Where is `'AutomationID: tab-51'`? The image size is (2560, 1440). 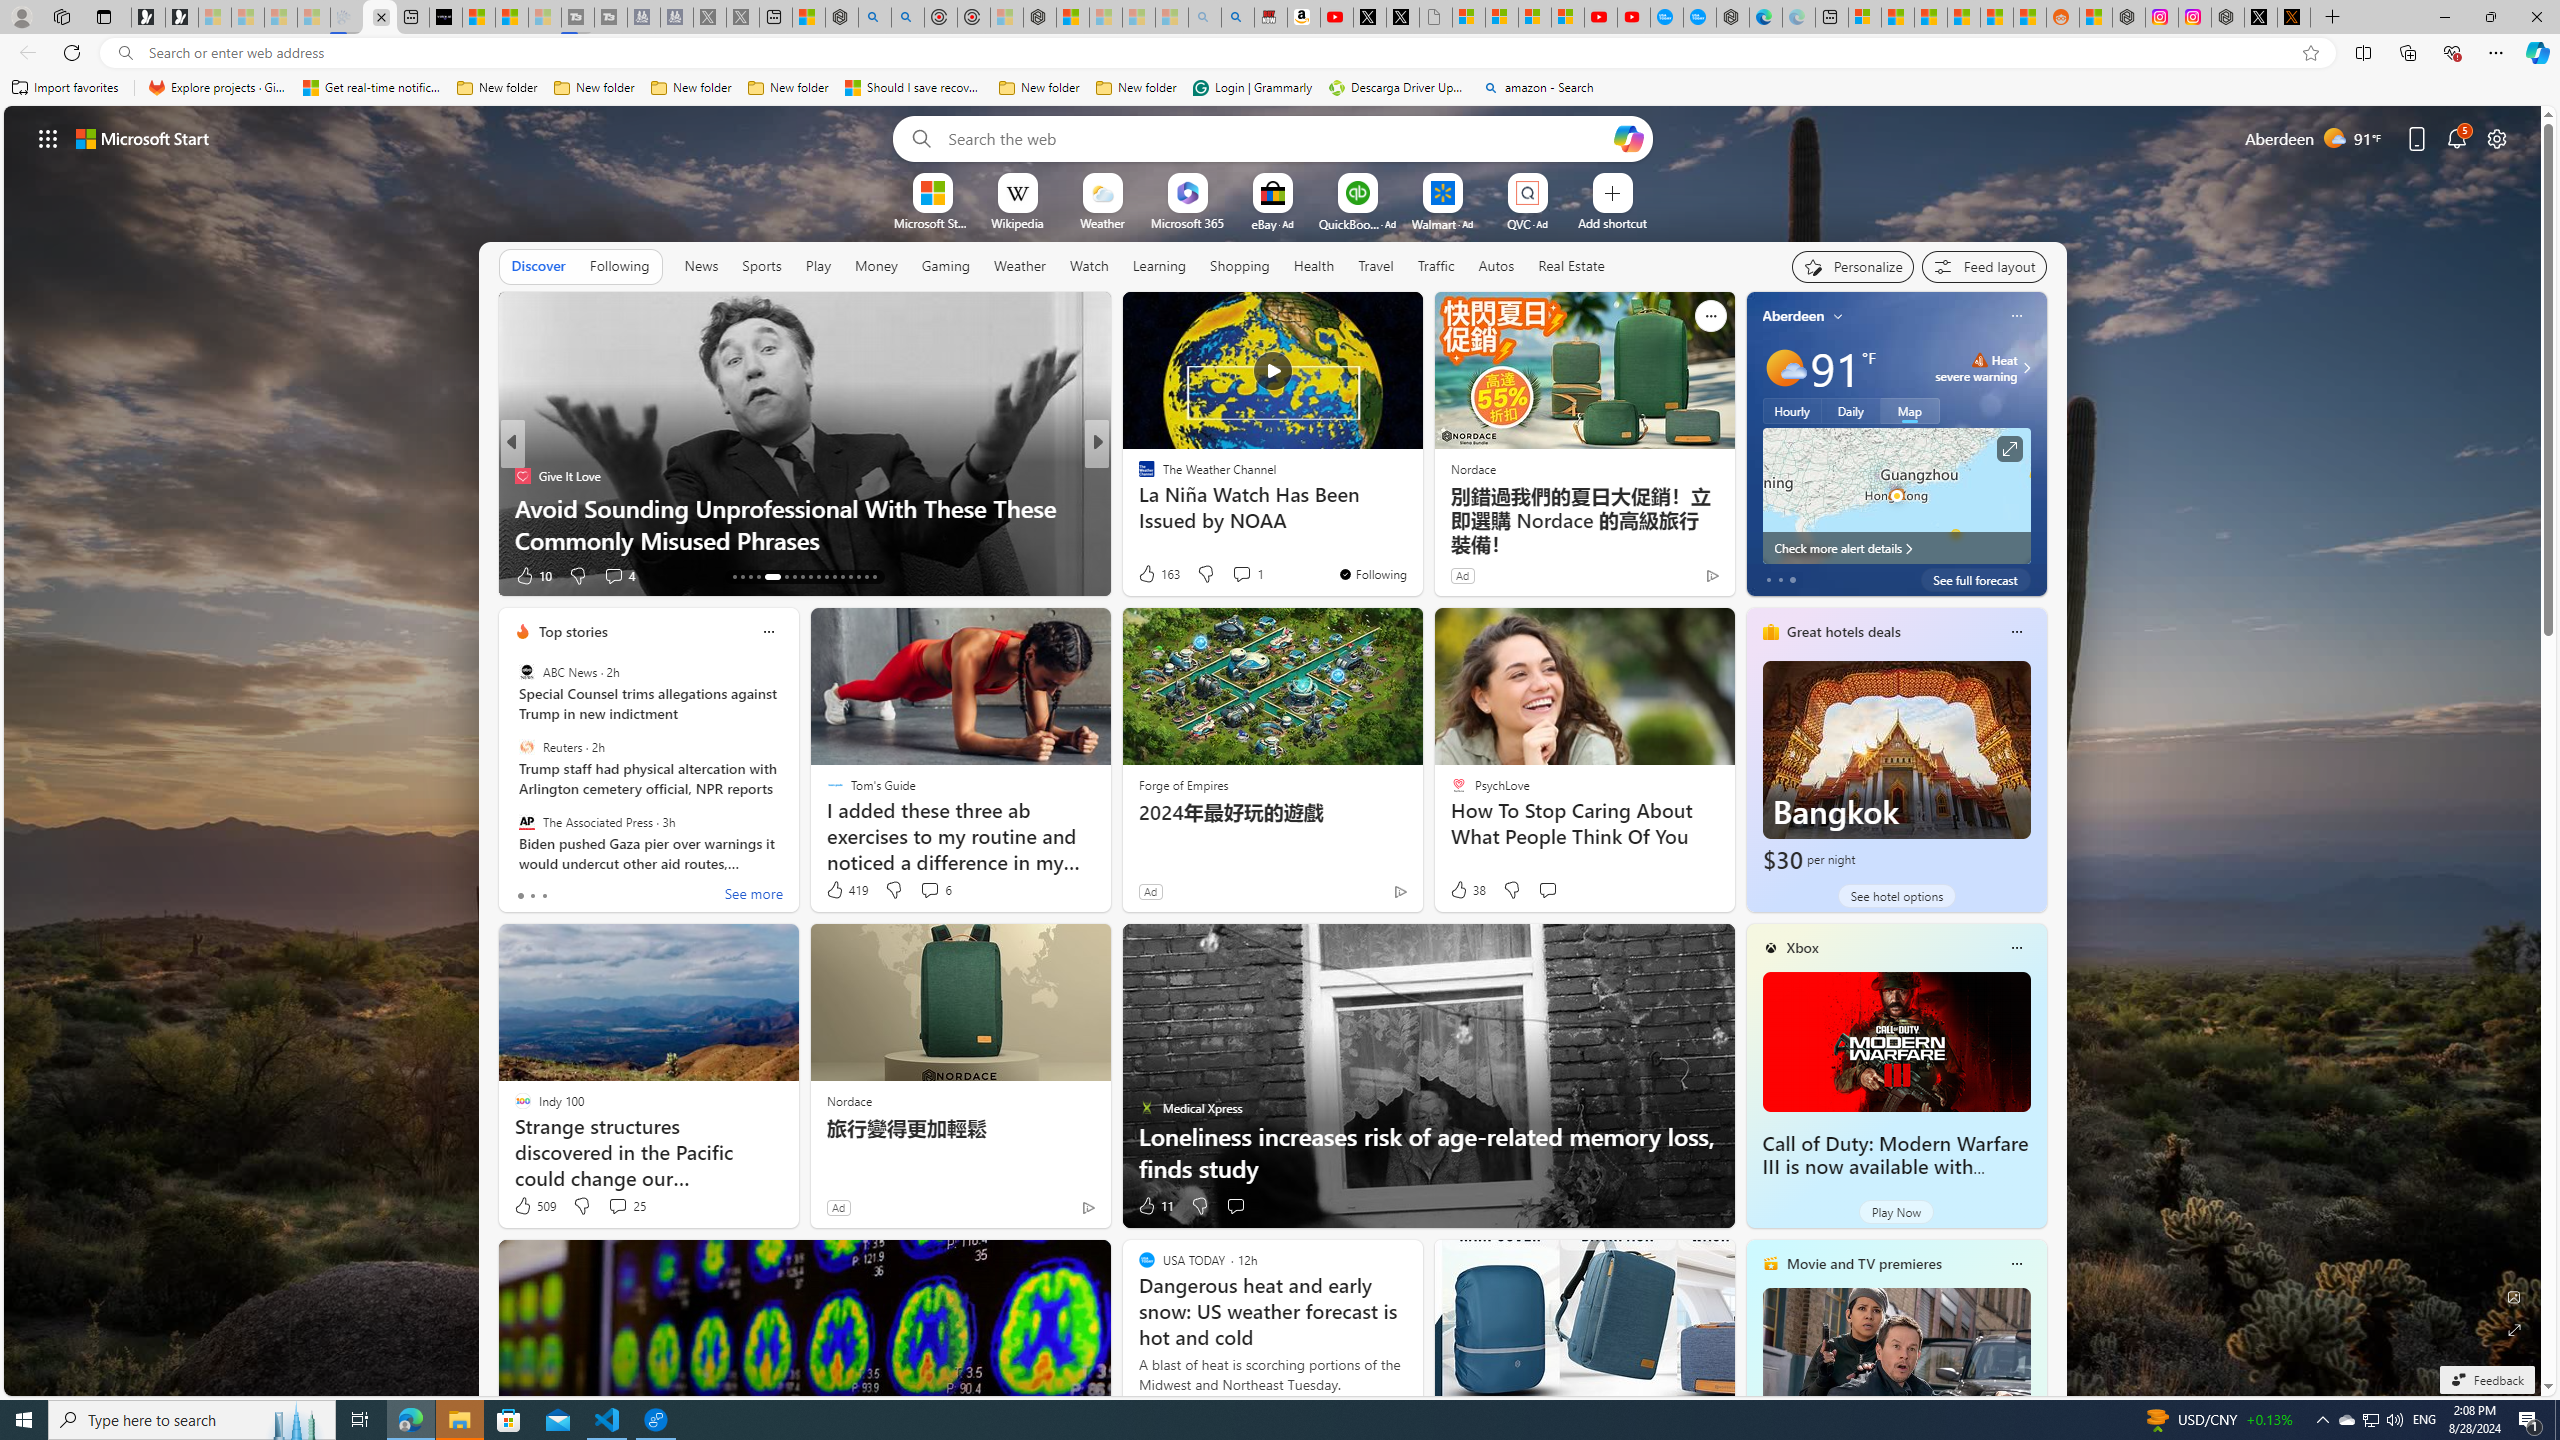 'AutomationID: tab-51' is located at coordinates (857, 577).